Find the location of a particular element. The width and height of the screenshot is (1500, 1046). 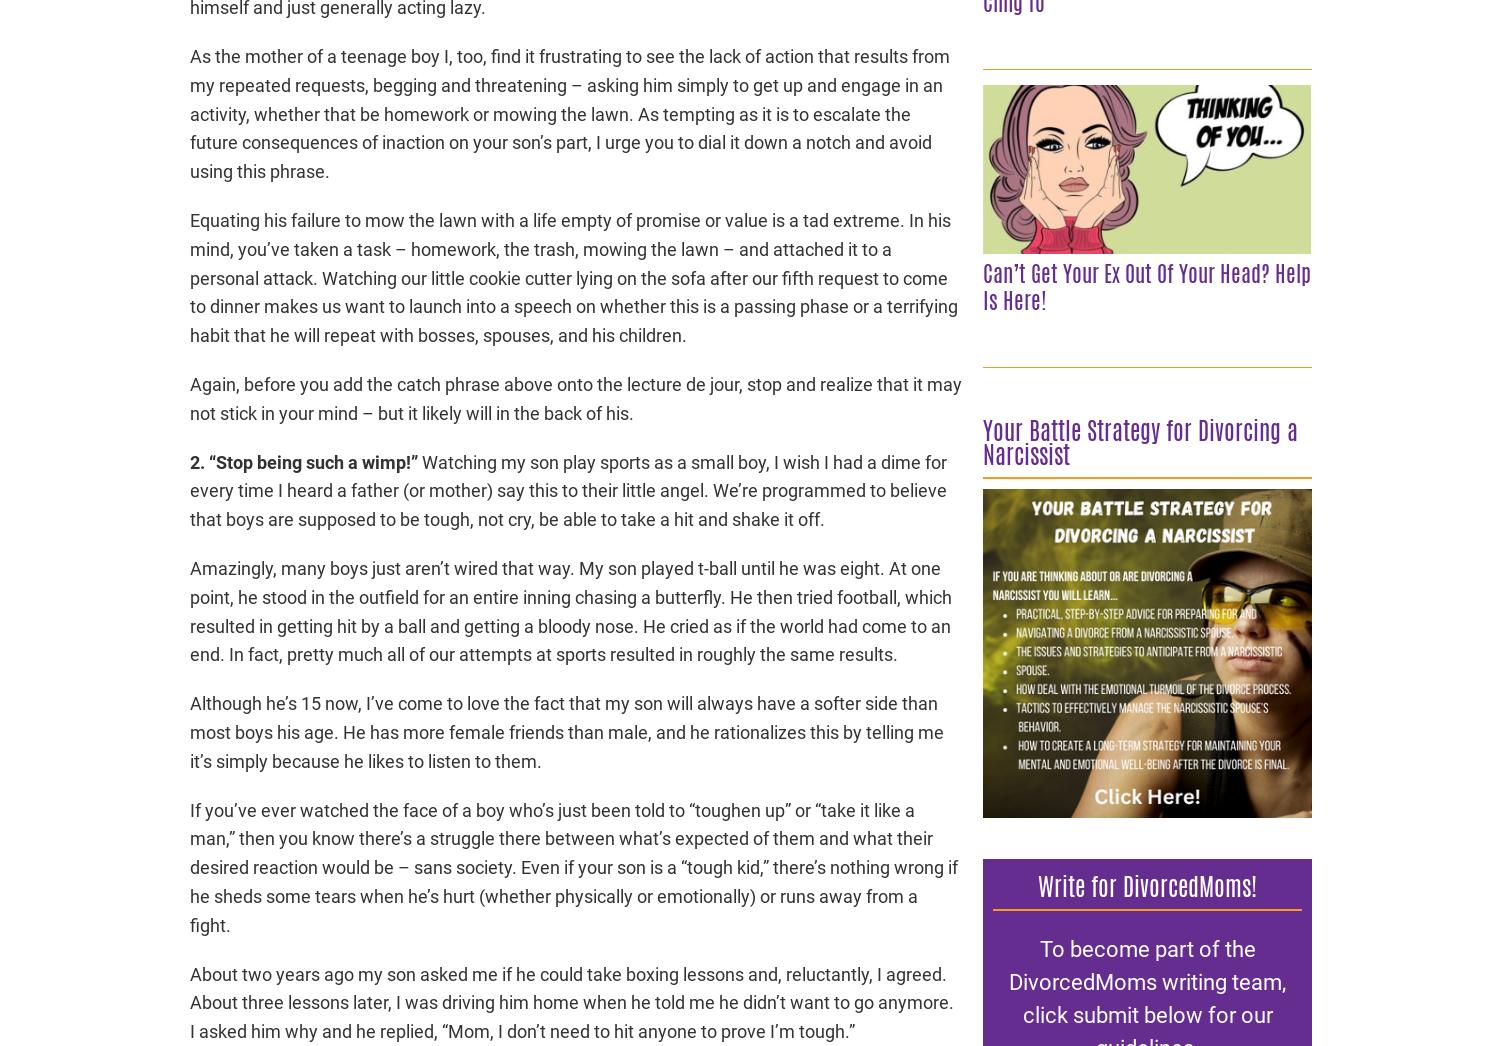

'Your Battle Strategy for Divorcing a Narcissist' is located at coordinates (1140, 441).